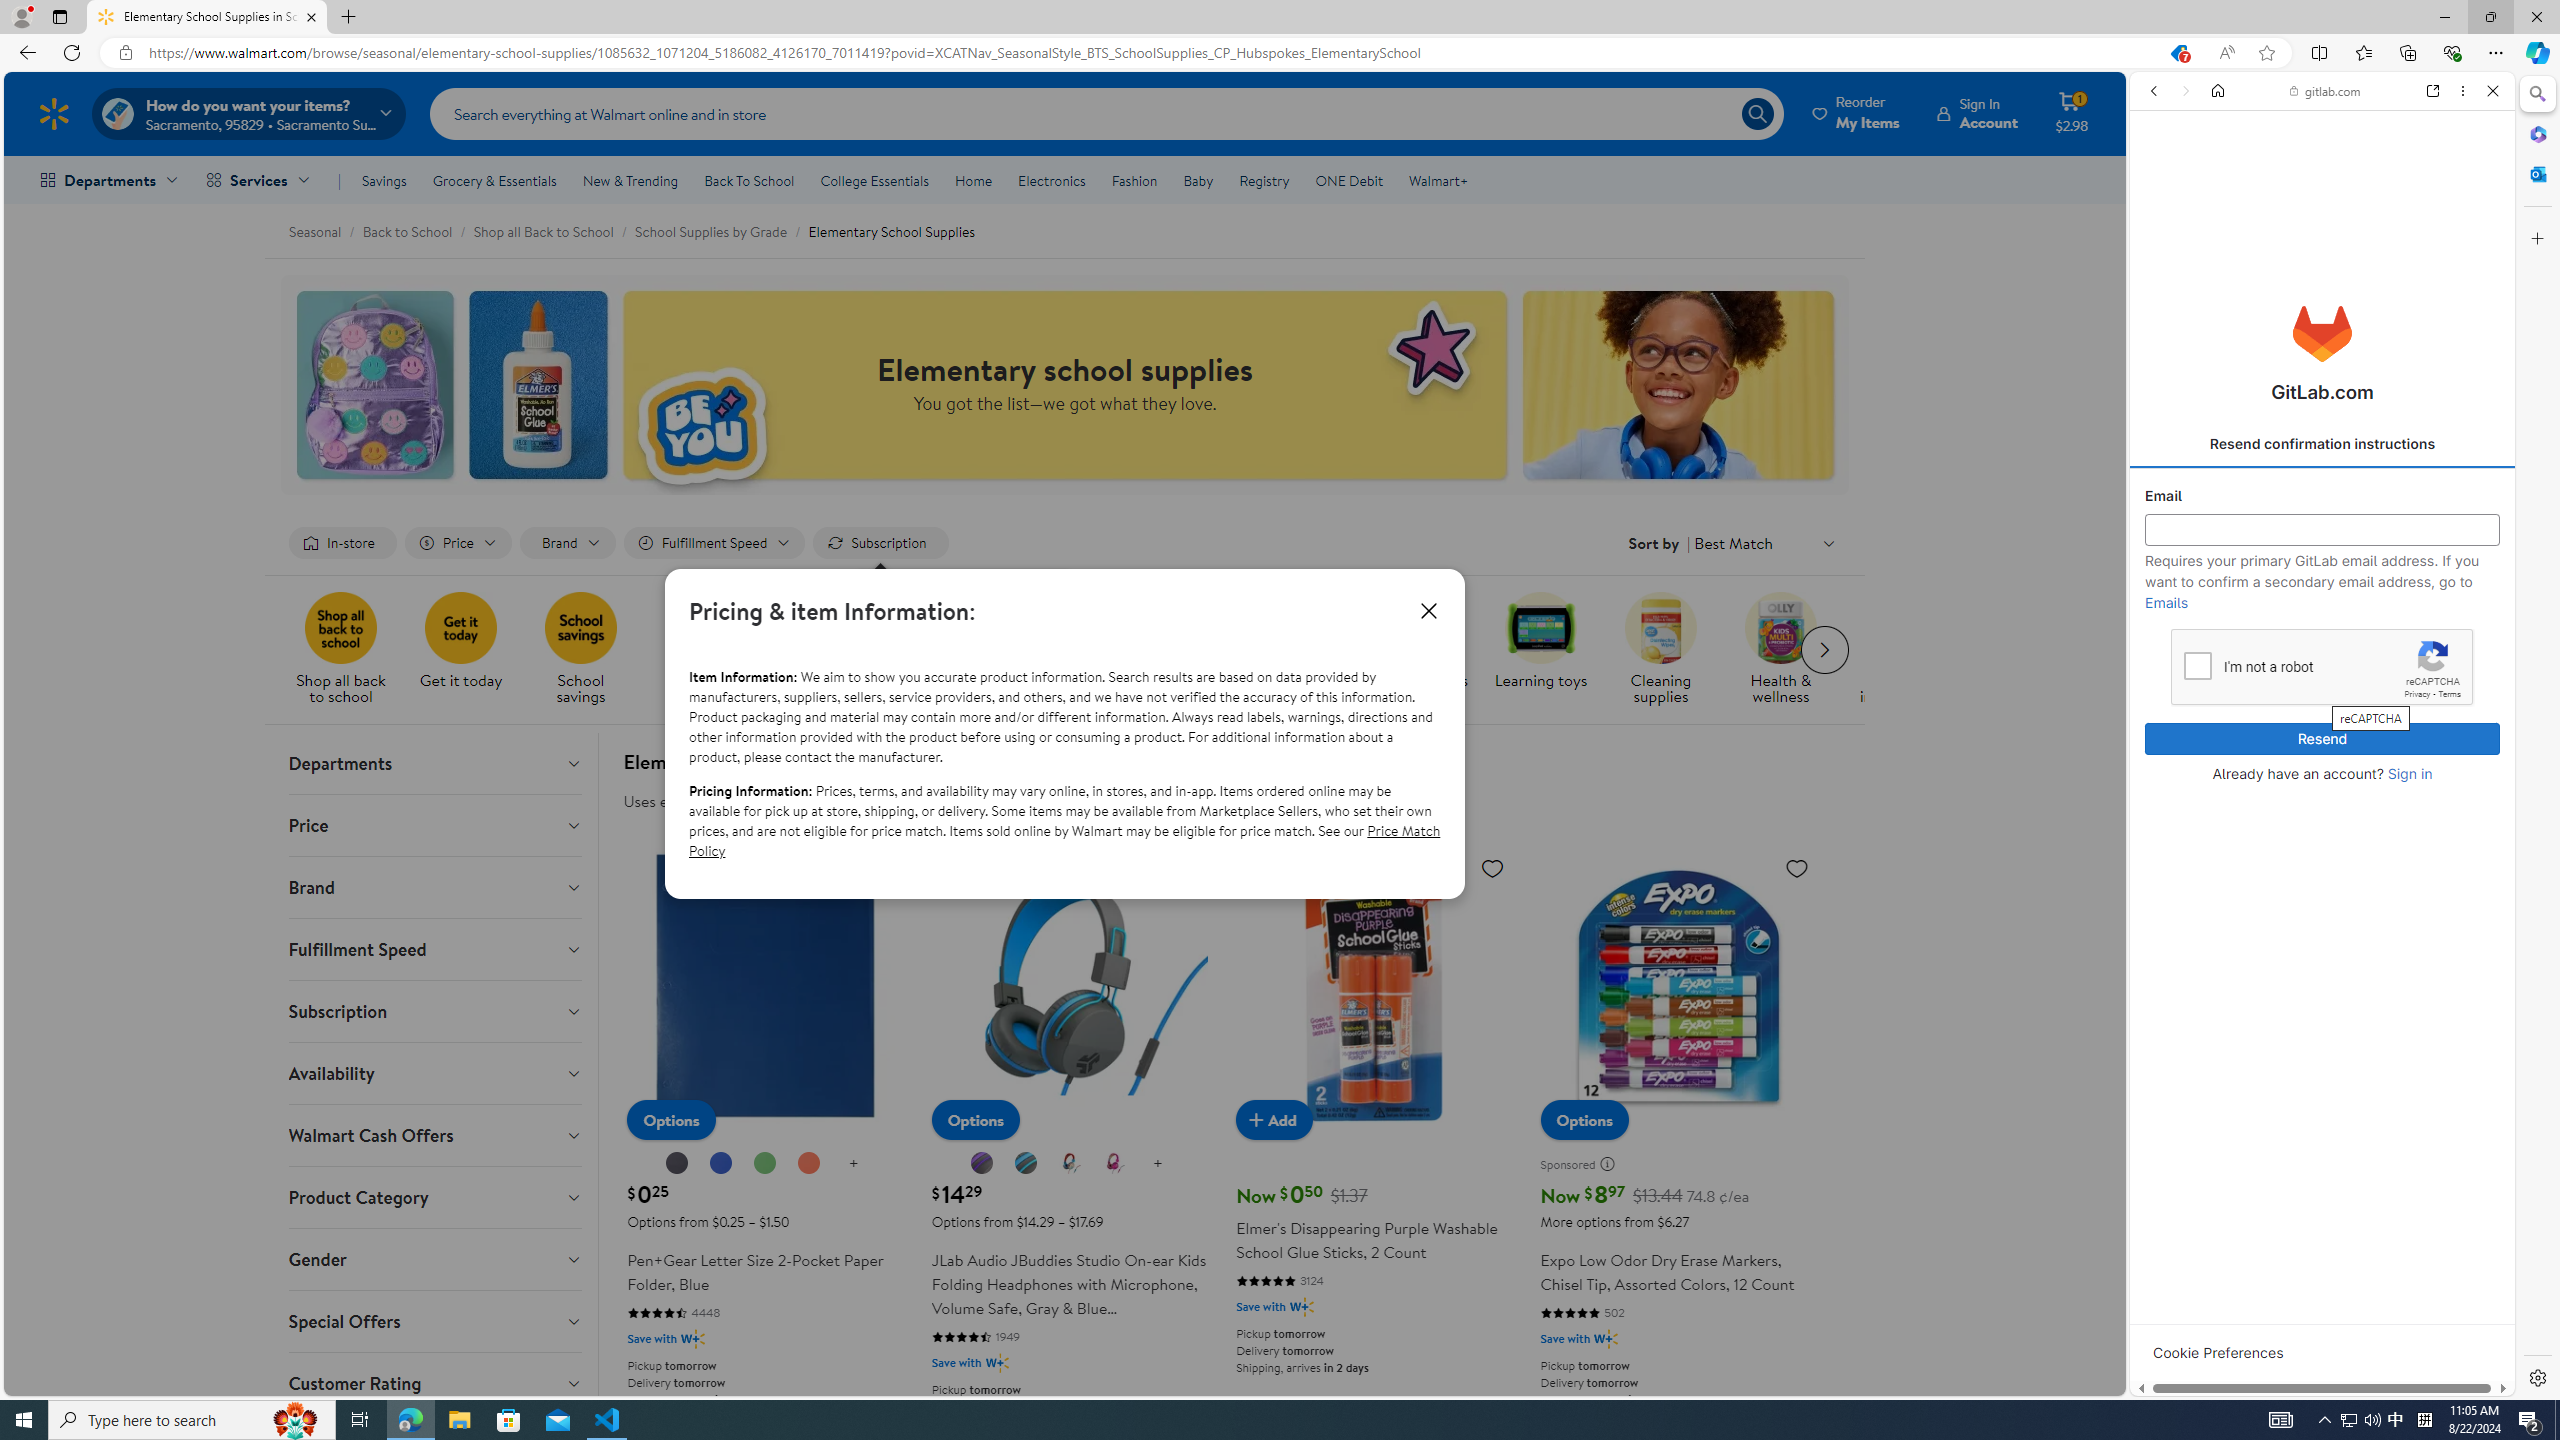 Image resolution: width=2560 pixels, height=1440 pixels. Describe the element at coordinates (2184, 89) in the screenshot. I see `'Forward'` at that location.